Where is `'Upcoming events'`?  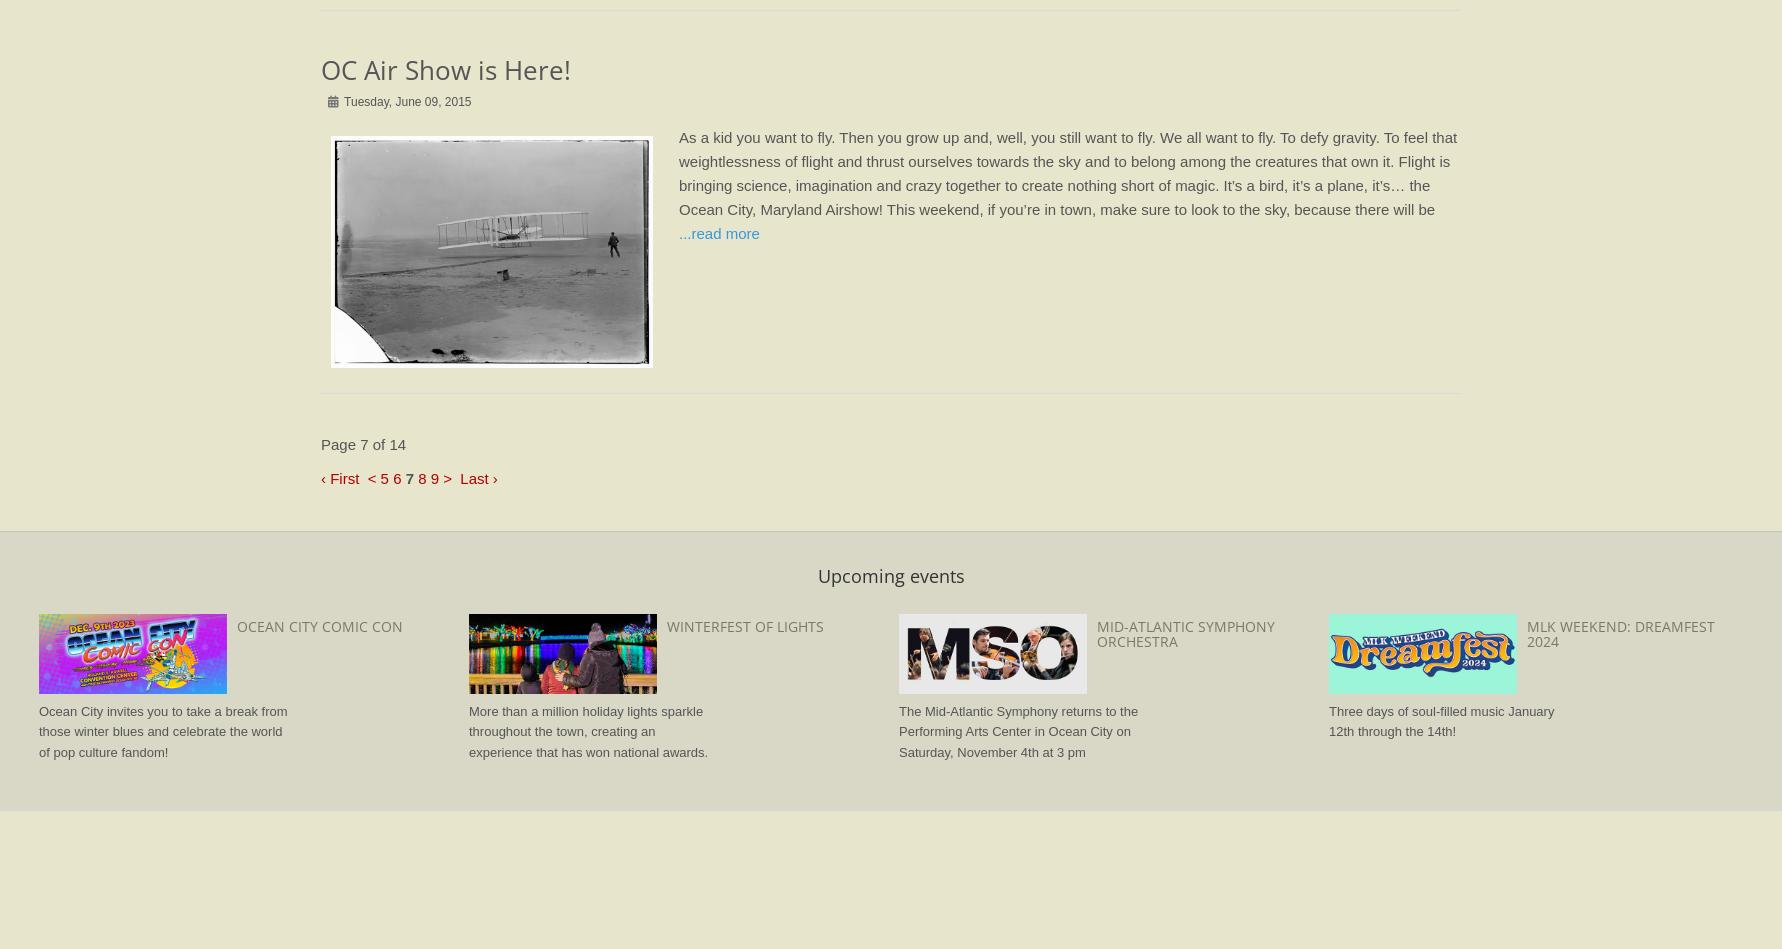
'Upcoming events' is located at coordinates (889, 573).